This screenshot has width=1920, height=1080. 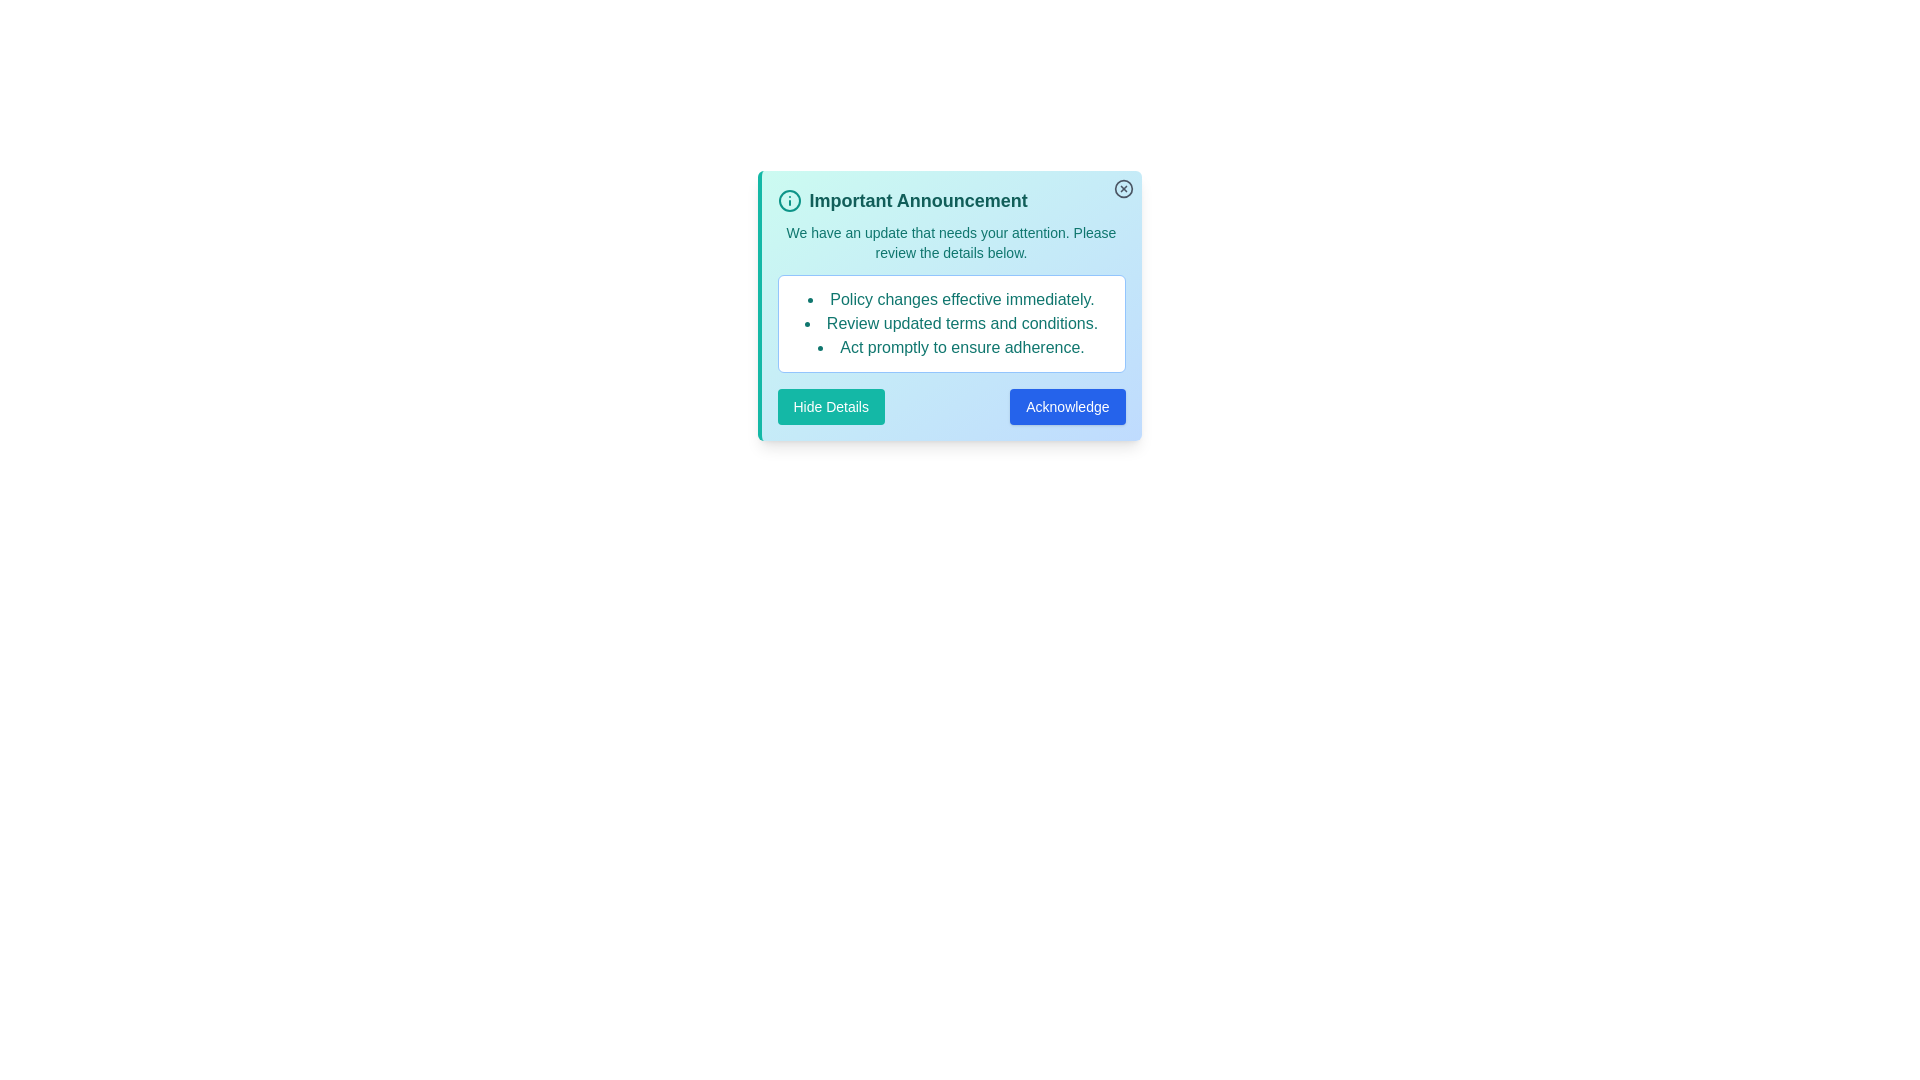 I want to click on the 'Acknowledge' button to acknowledge the notification, so click(x=1066, y=406).